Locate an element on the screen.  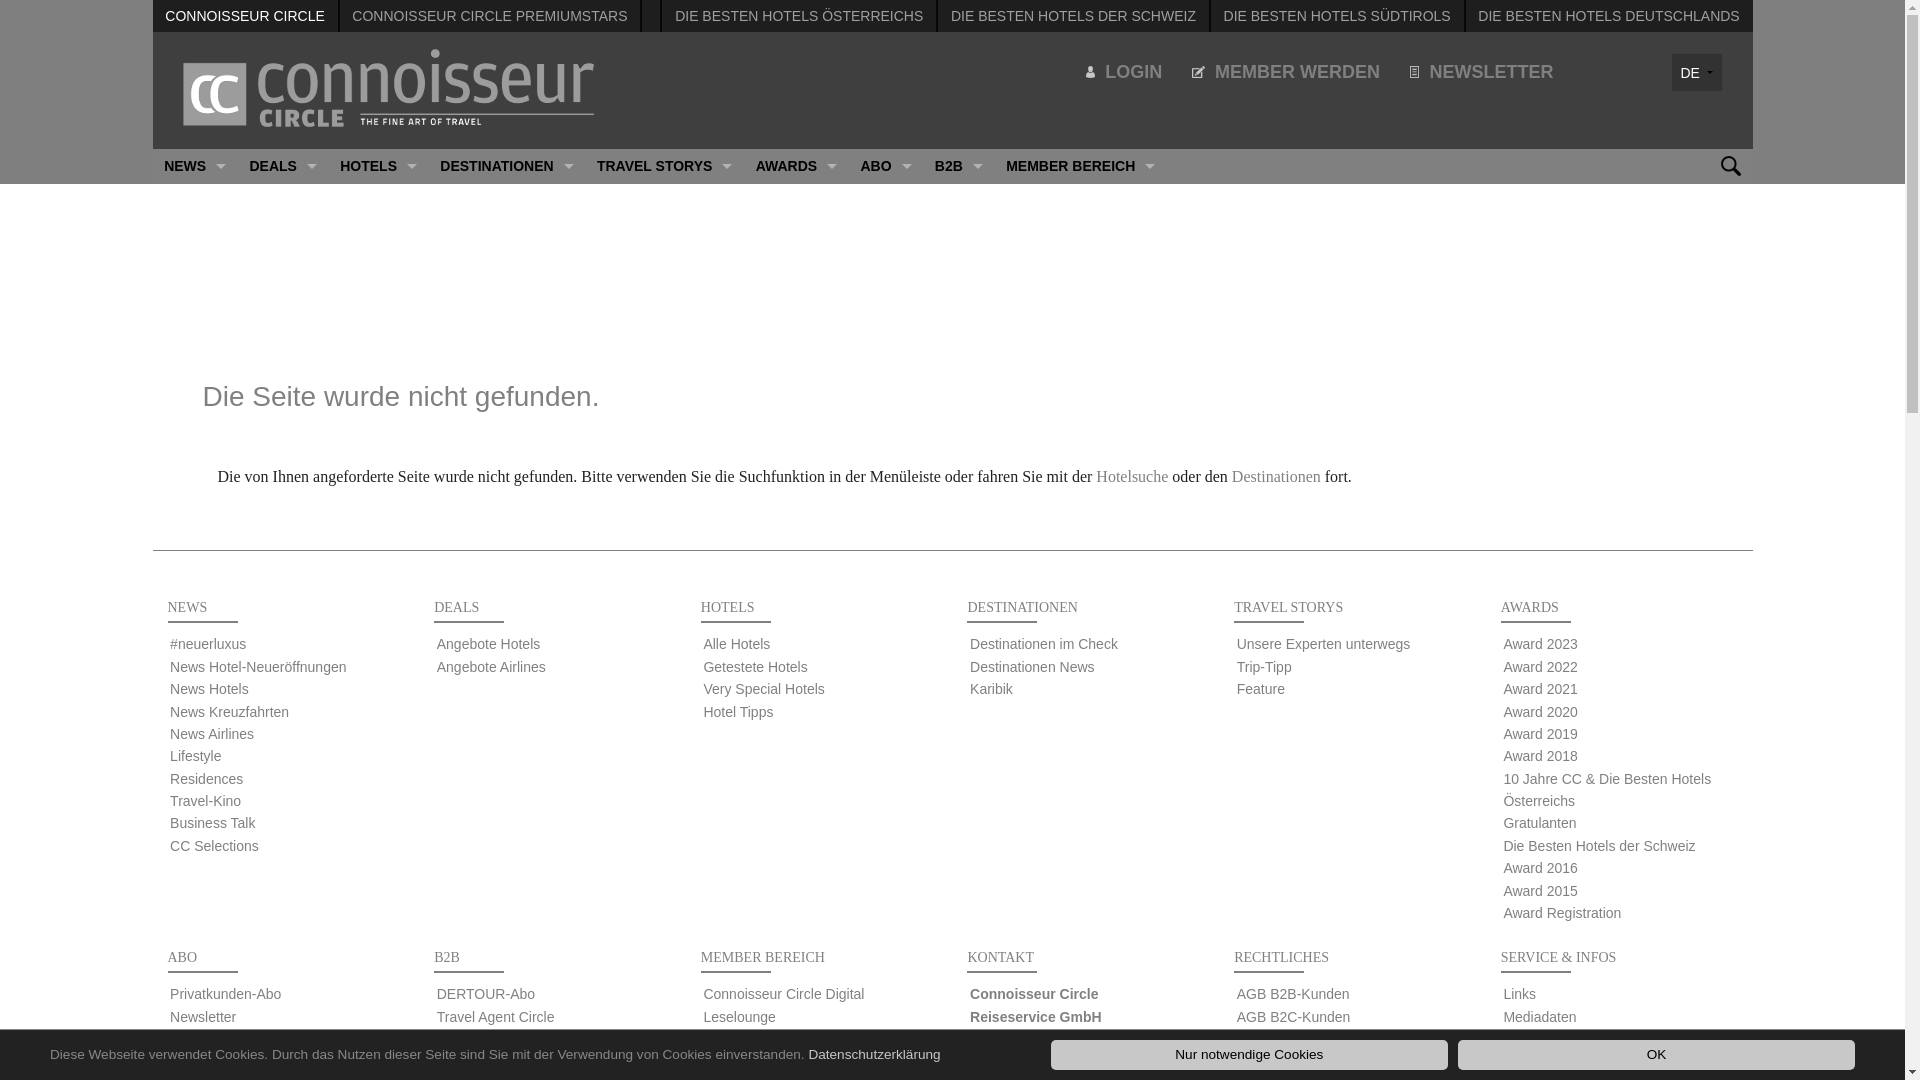
'Karibik' is located at coordinates (969, 688).